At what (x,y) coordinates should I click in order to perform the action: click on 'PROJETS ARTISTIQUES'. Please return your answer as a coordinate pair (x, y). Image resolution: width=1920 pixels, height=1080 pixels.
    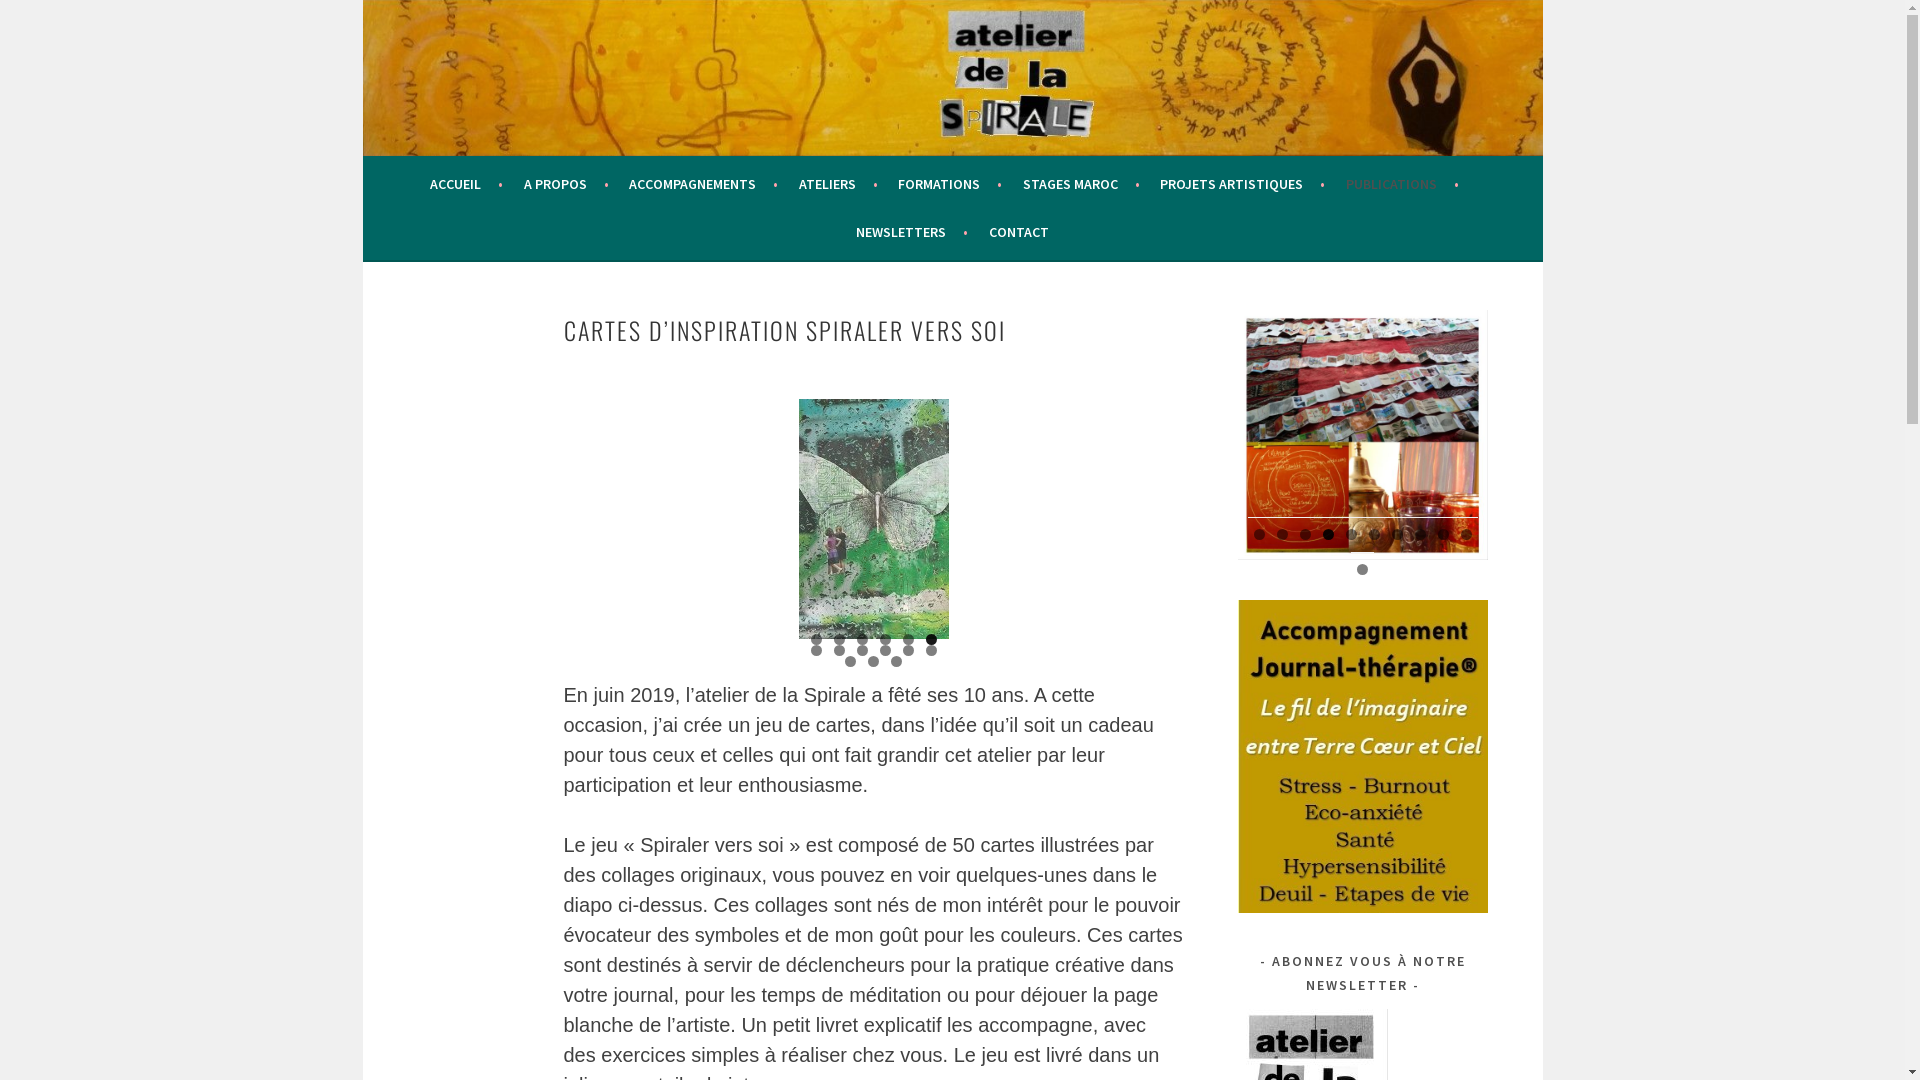
    Looking at the image, I should click on (1241, 184).